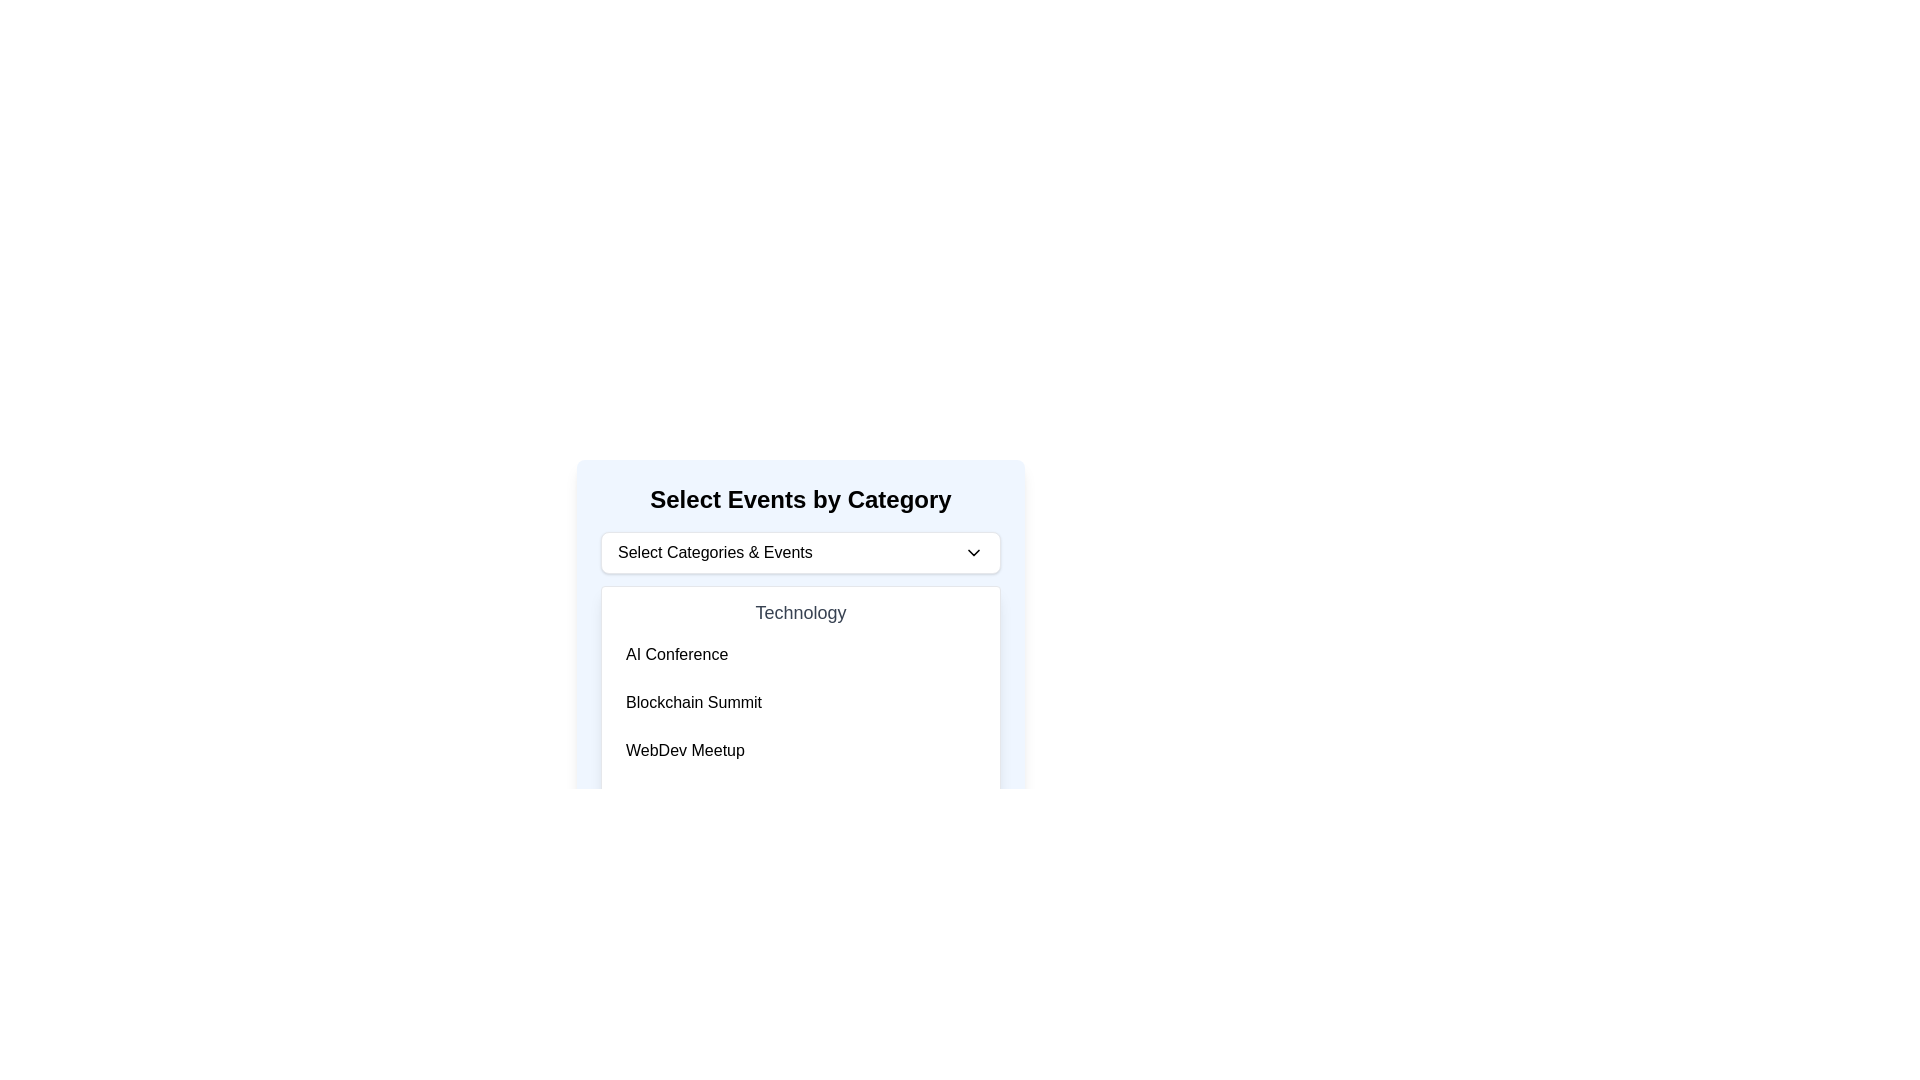 This screenshot has height=1080, width=1920. Describe the element at coordinates (694, 701) in the screenshot. I see `the 'Blockchain Summit' label, which is the second item under 'Technology' in the list` at that location.